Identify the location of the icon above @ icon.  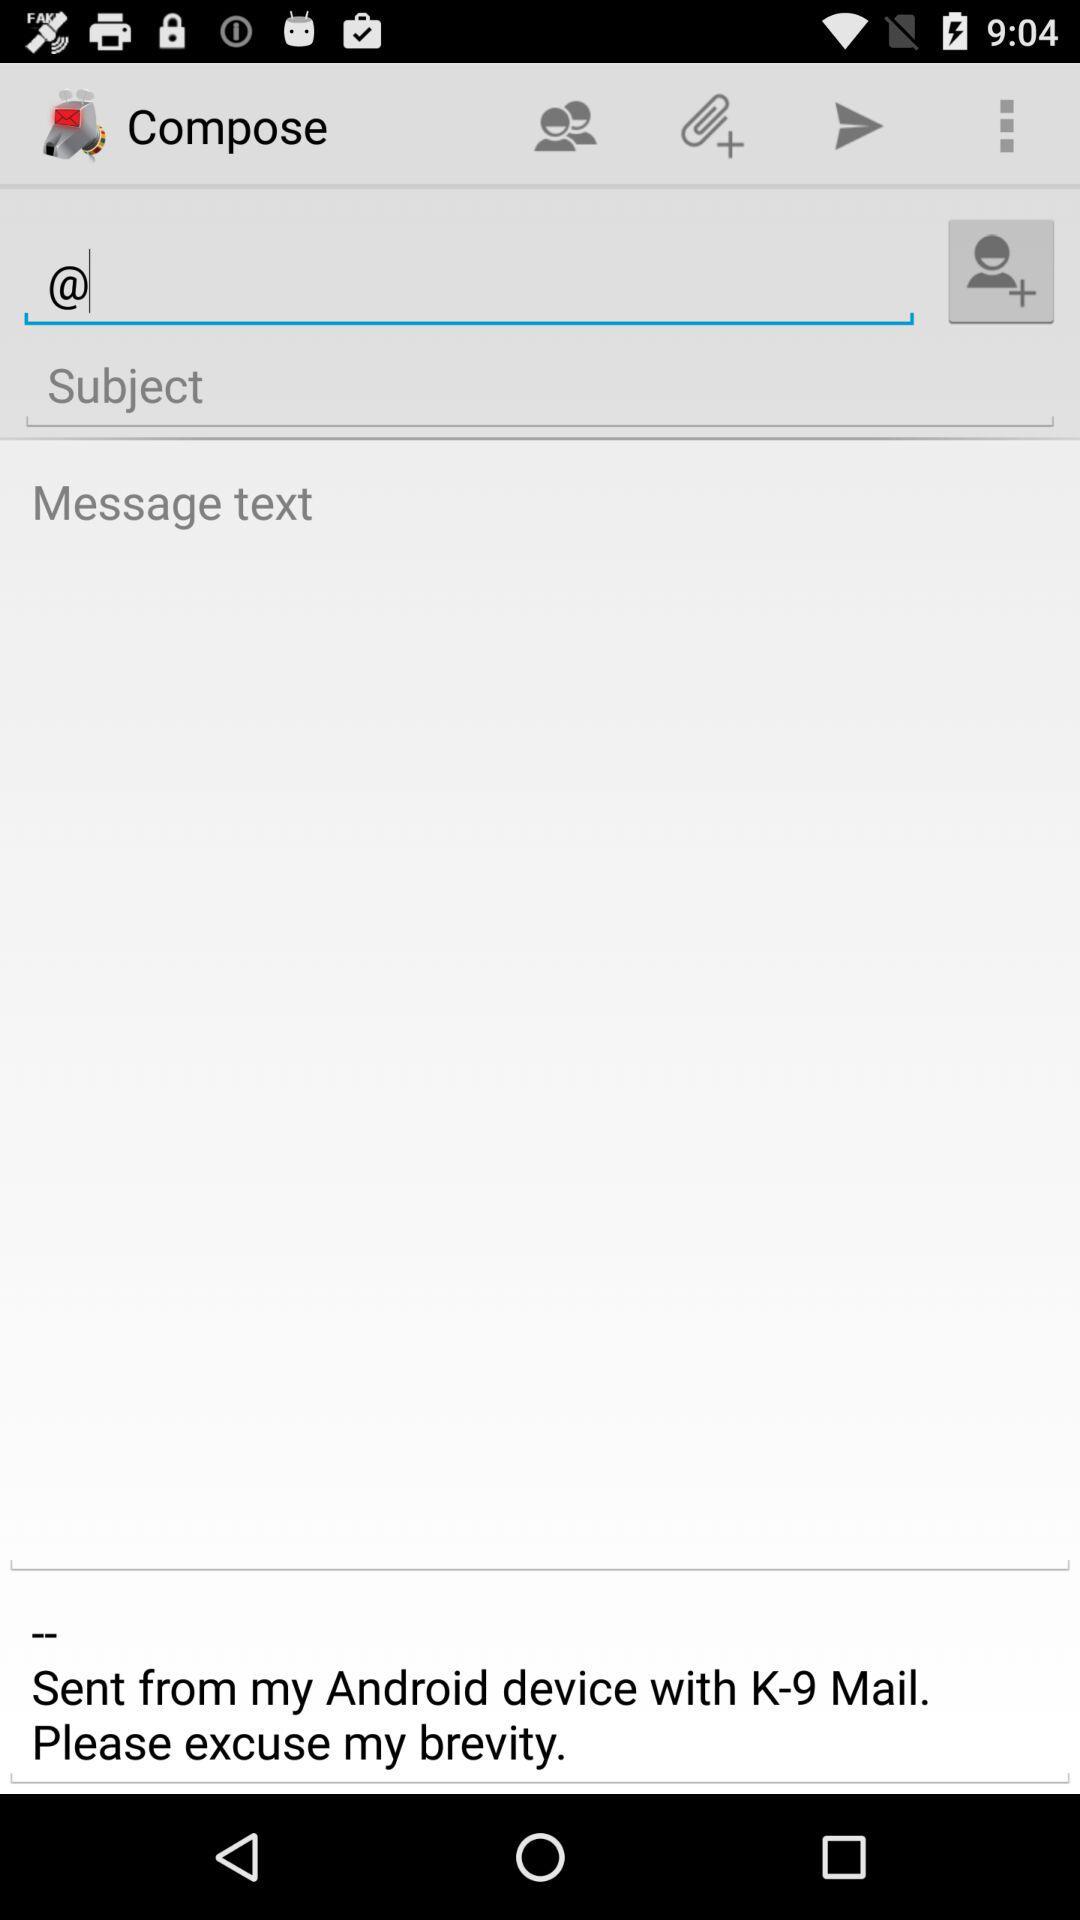
(565, 124).